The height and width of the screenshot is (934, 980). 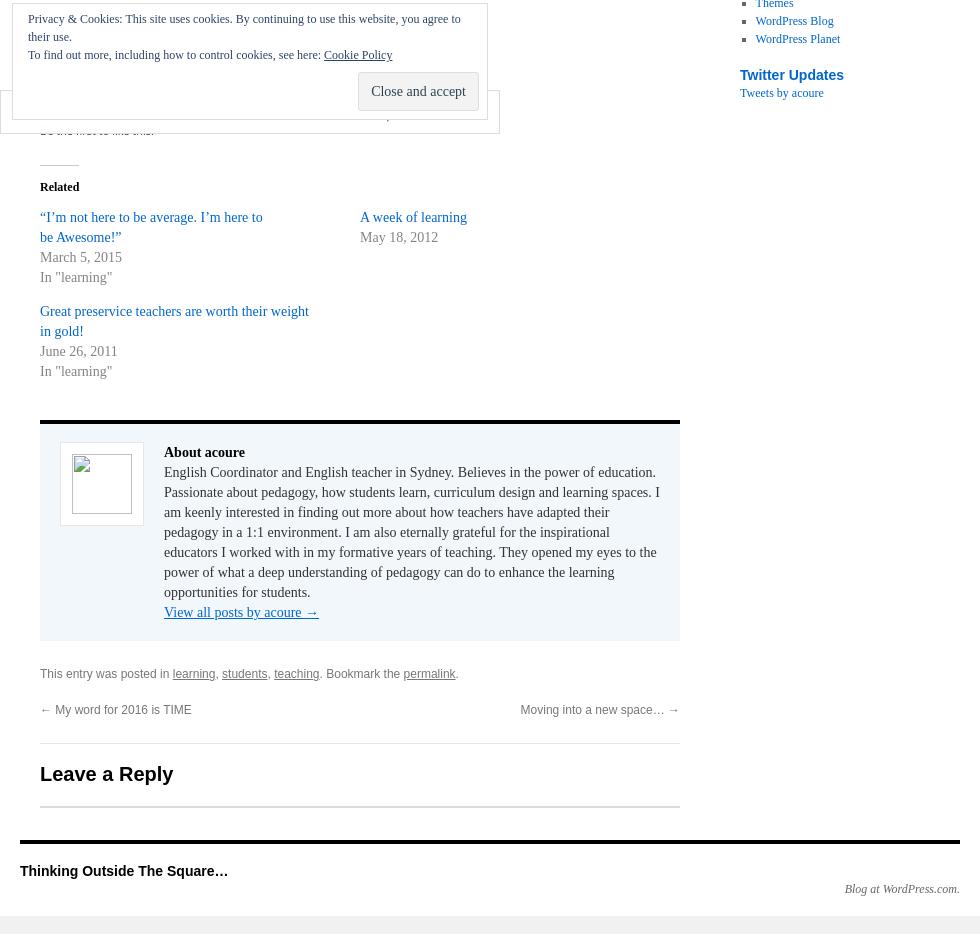 What do you see at coordinates (318, 109) in the screenshot?
I see `'Comment'` at bounding box center [318, 109].